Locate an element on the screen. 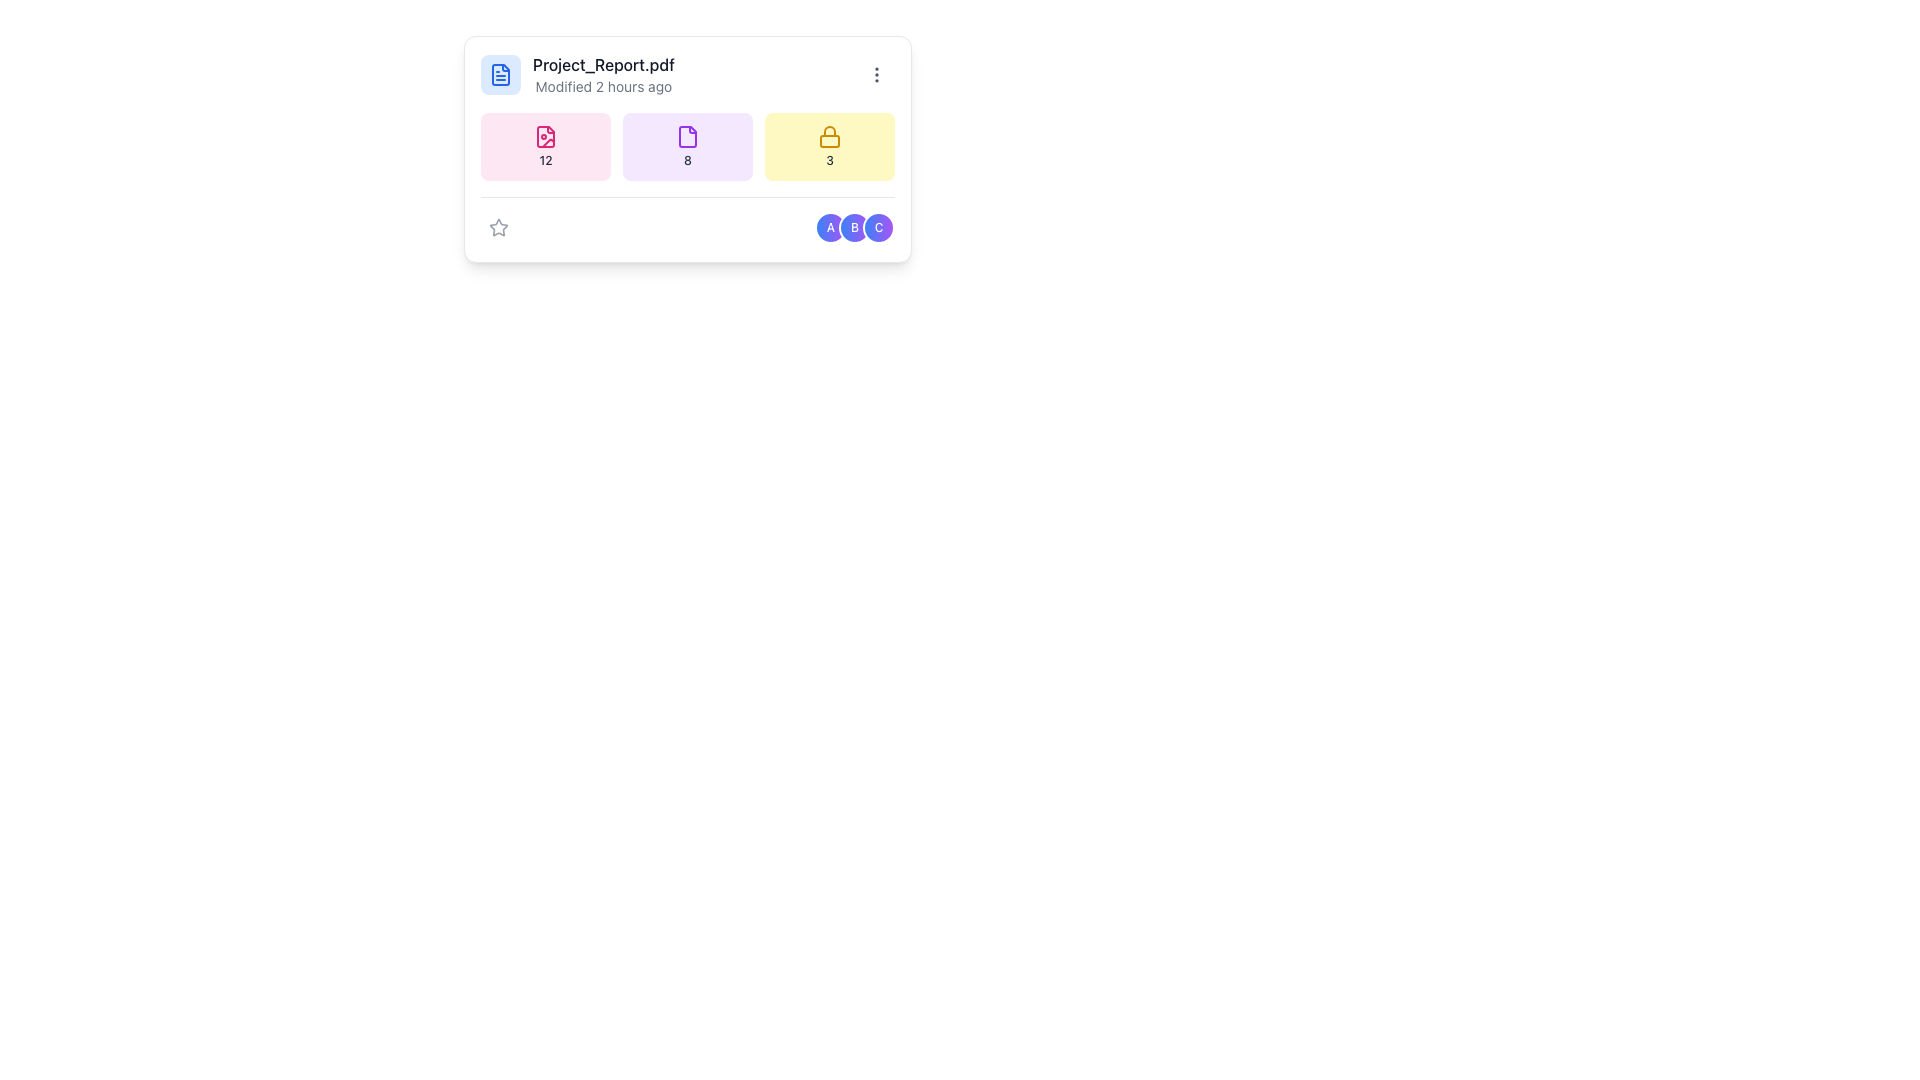 This screenshot has width=1920, height=1080. the circular button displaying 'B' is located at coordinates (854, 226).